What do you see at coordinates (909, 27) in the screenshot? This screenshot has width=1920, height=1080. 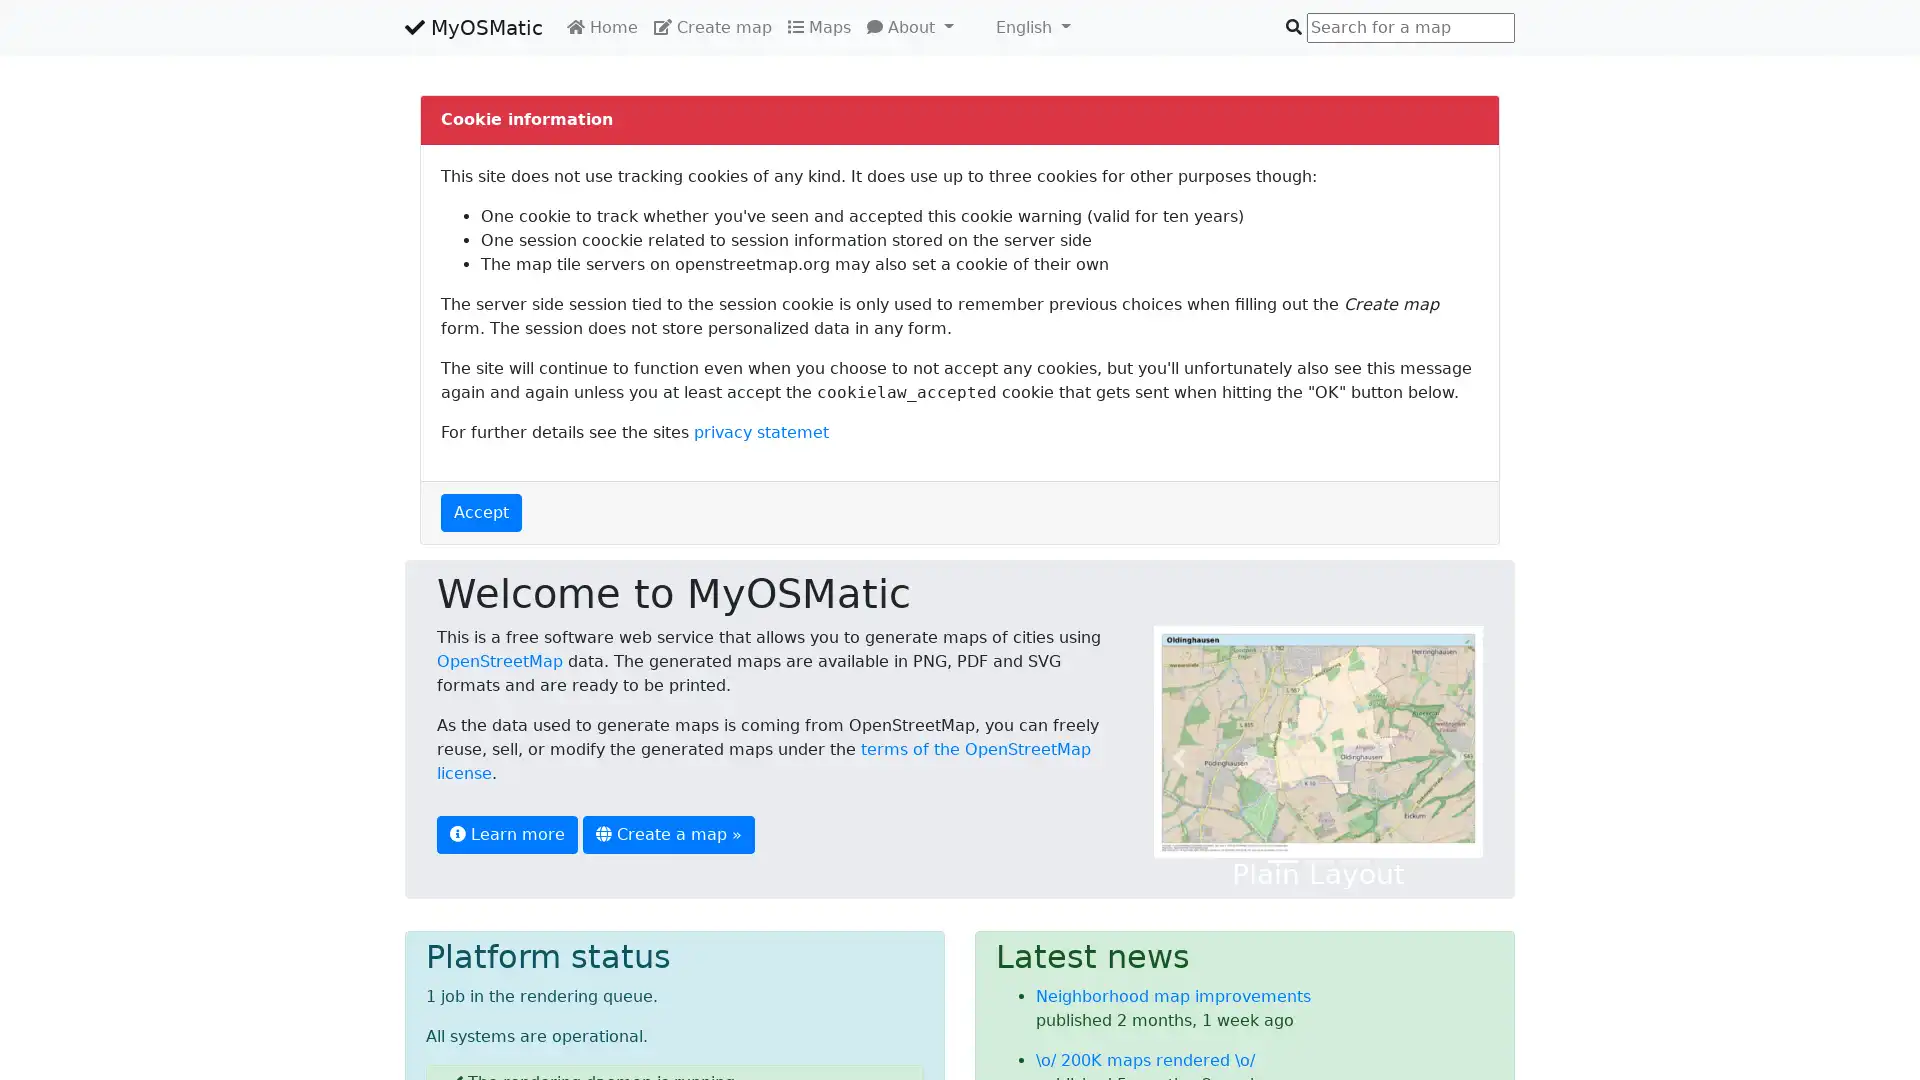 I see `About` at bounding box center [909, 27].